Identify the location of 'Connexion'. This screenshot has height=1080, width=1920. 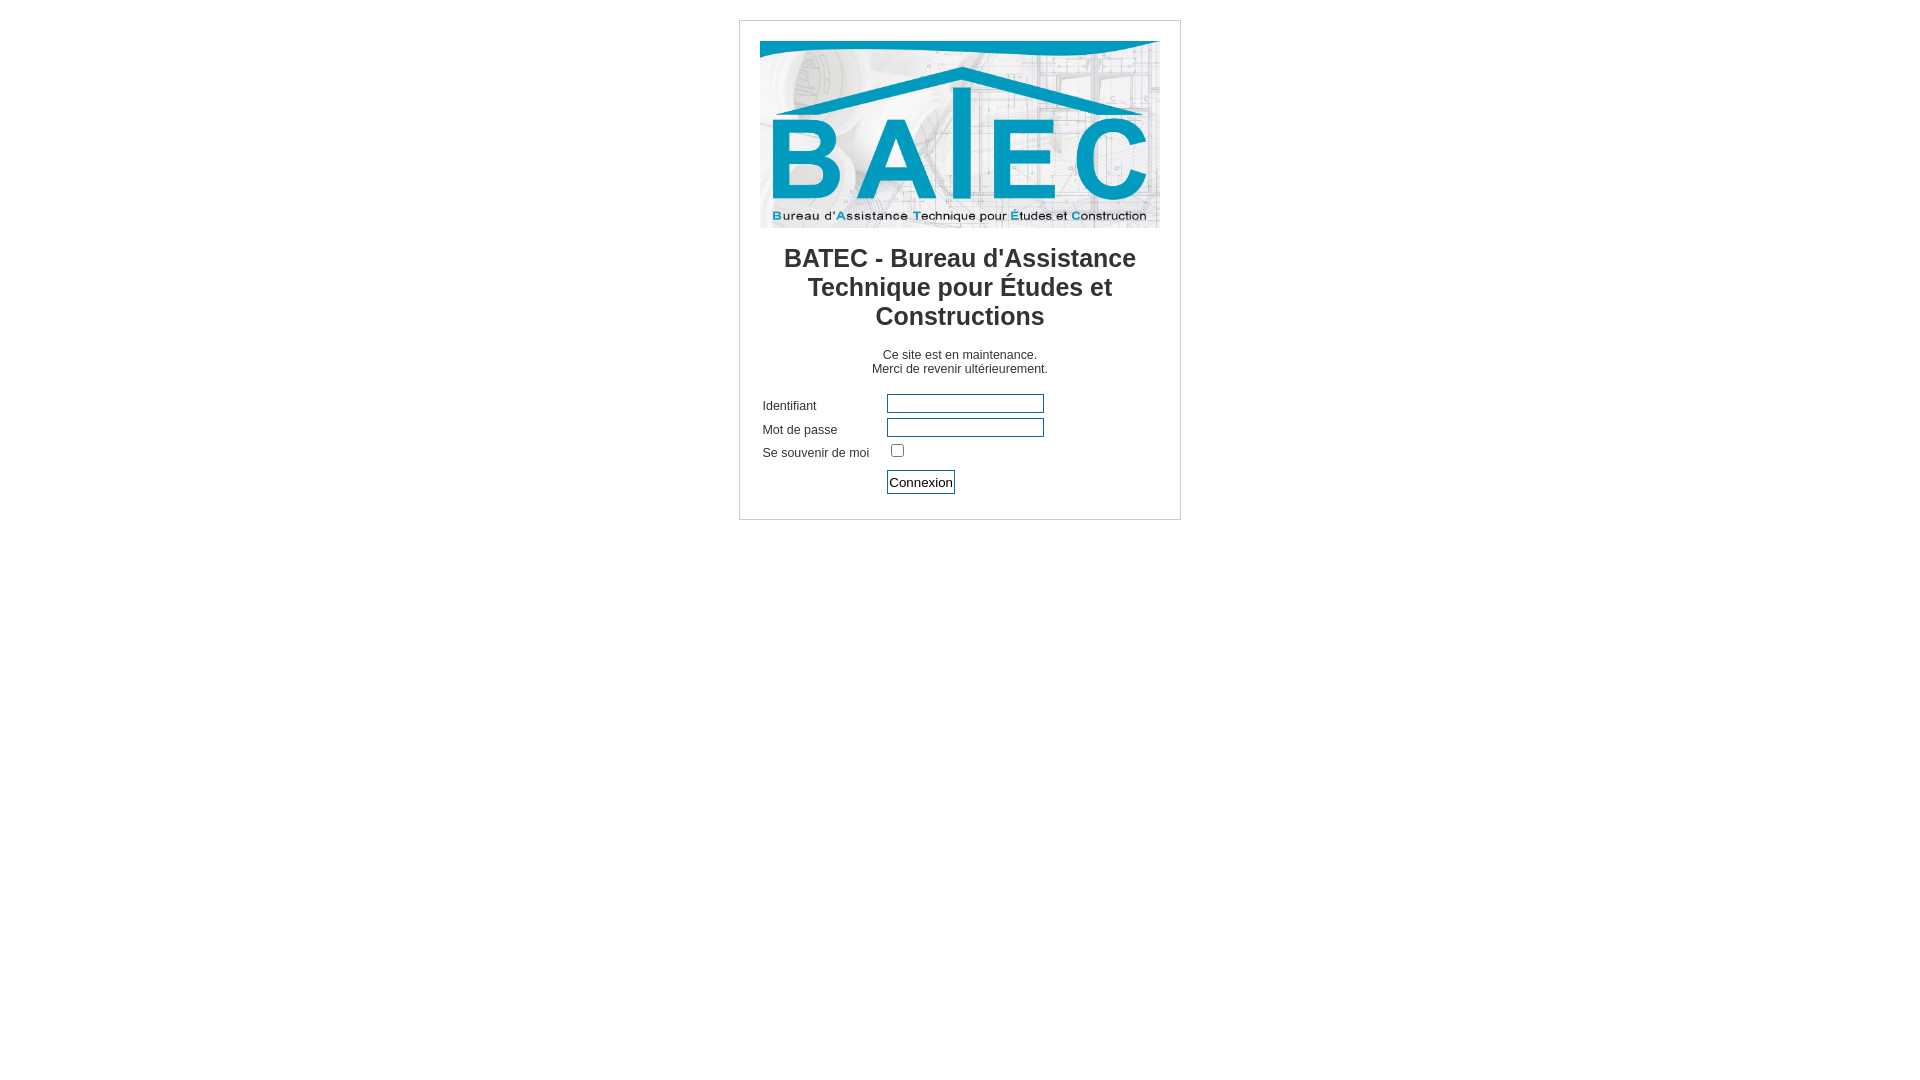
(920, 482).